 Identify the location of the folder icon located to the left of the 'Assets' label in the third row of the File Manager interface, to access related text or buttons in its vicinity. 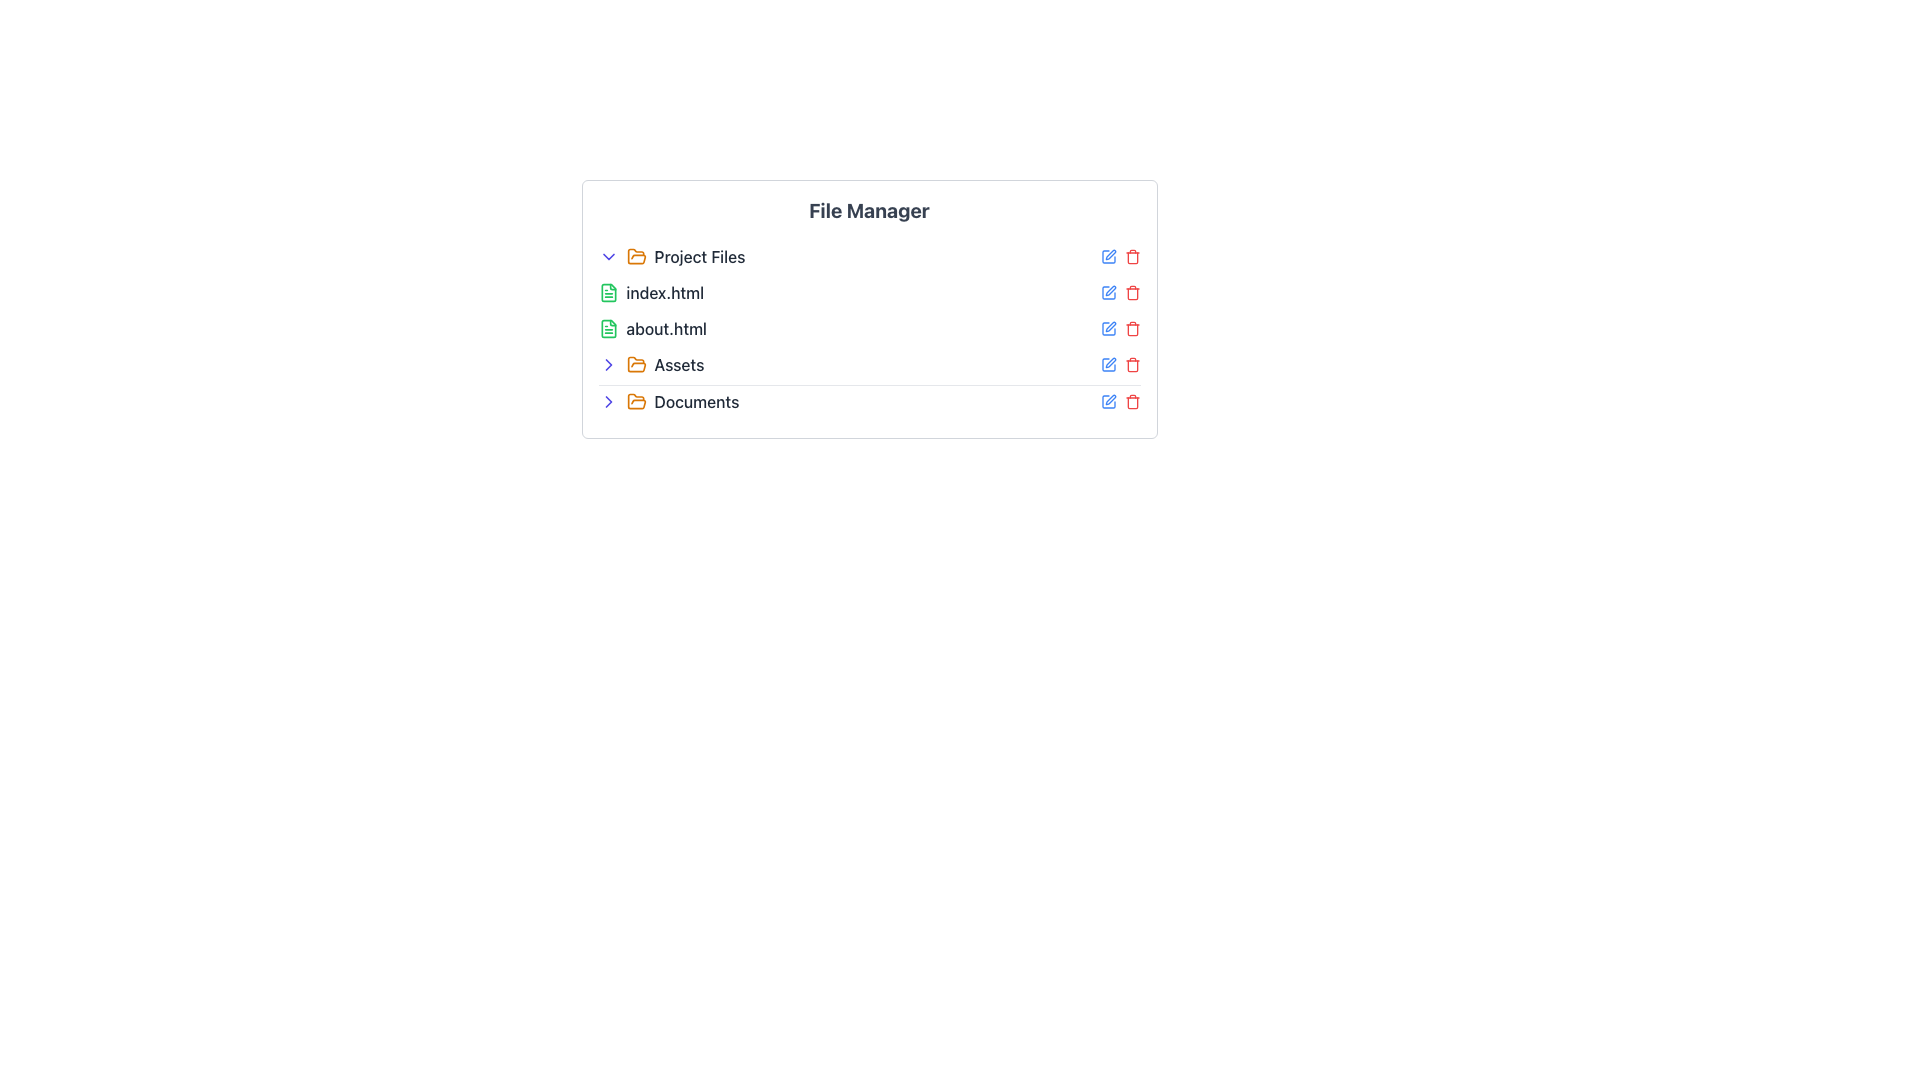
(635, 365).